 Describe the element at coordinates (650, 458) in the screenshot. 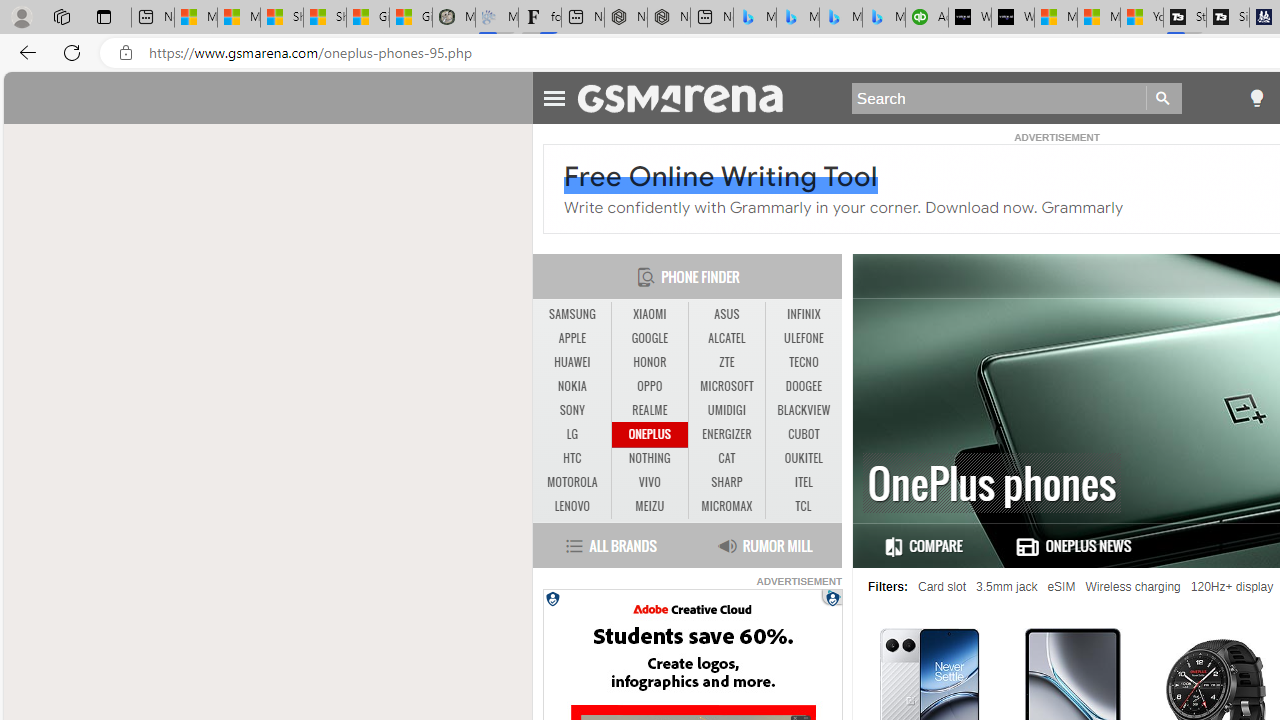

I see `'NOTHING'` at that location.